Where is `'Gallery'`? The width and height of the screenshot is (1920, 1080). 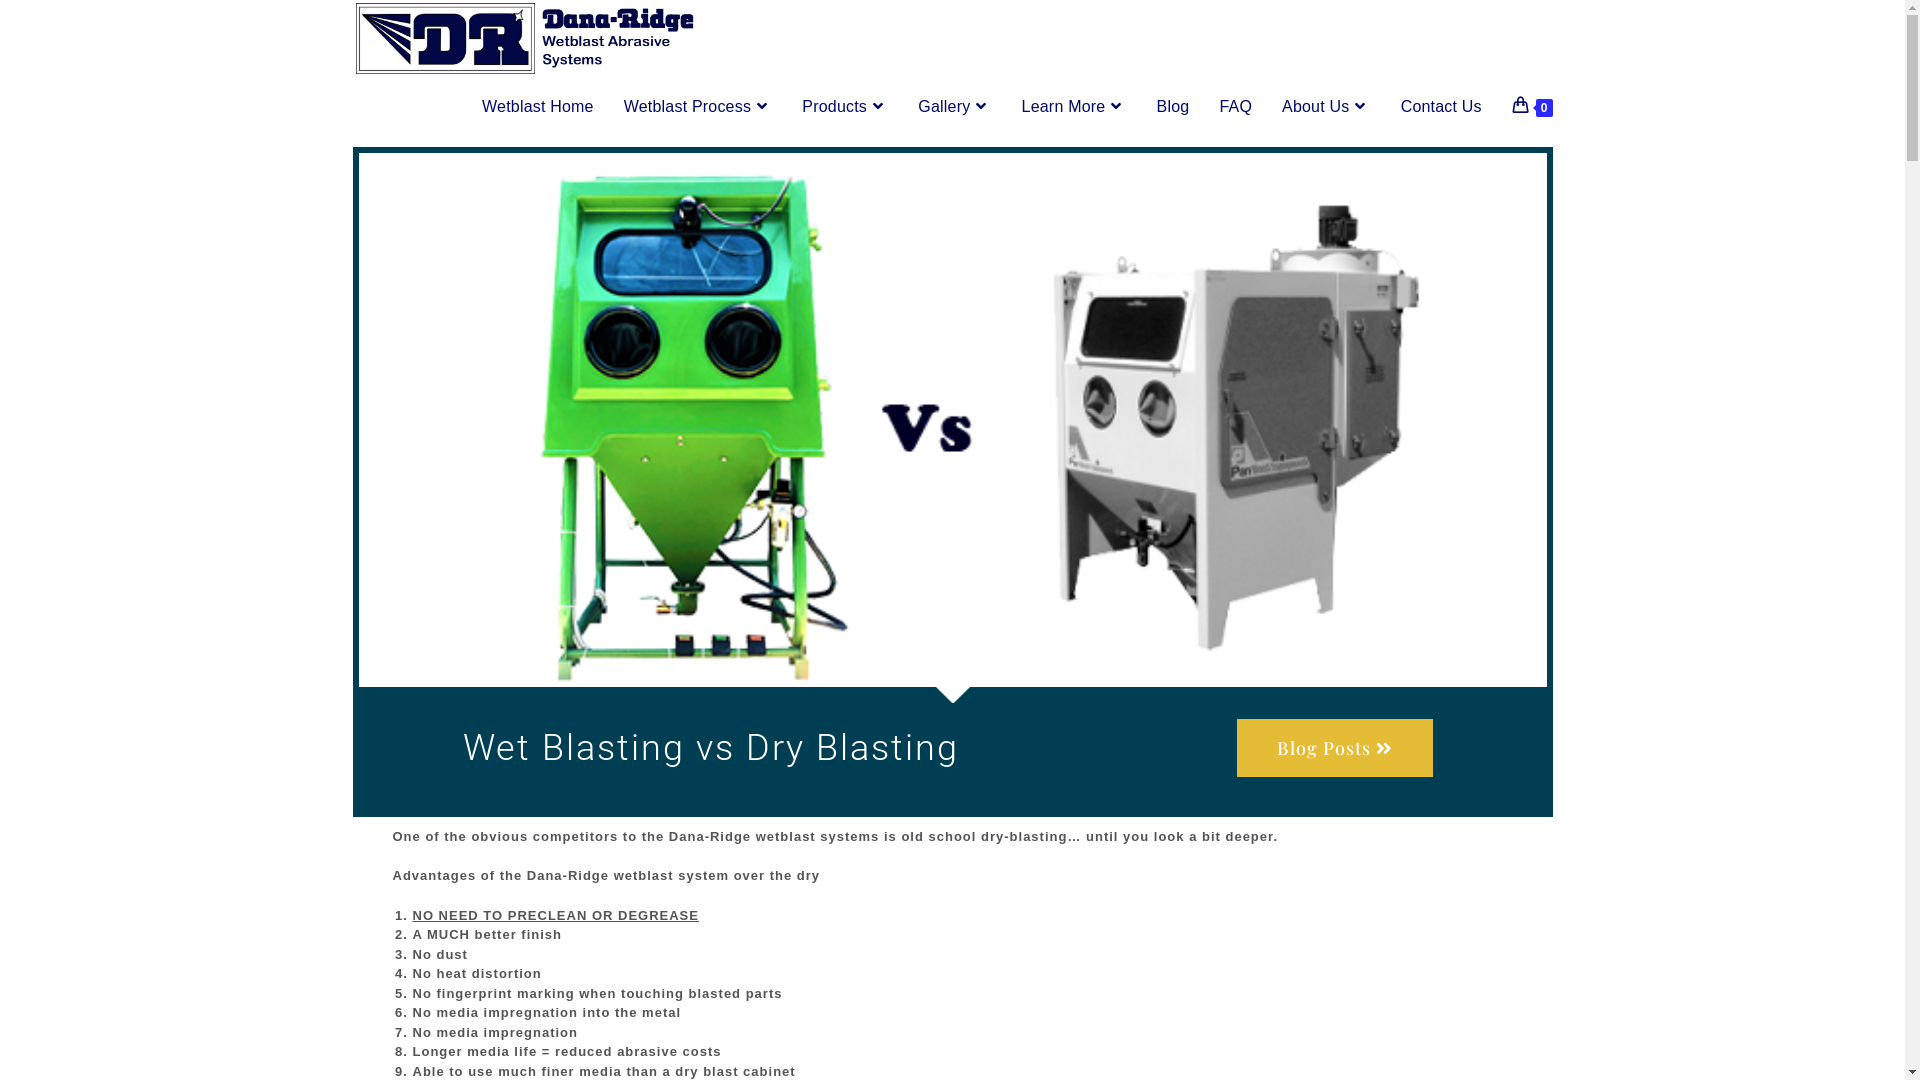
'Gallery' is located at coordinates (953, 107).